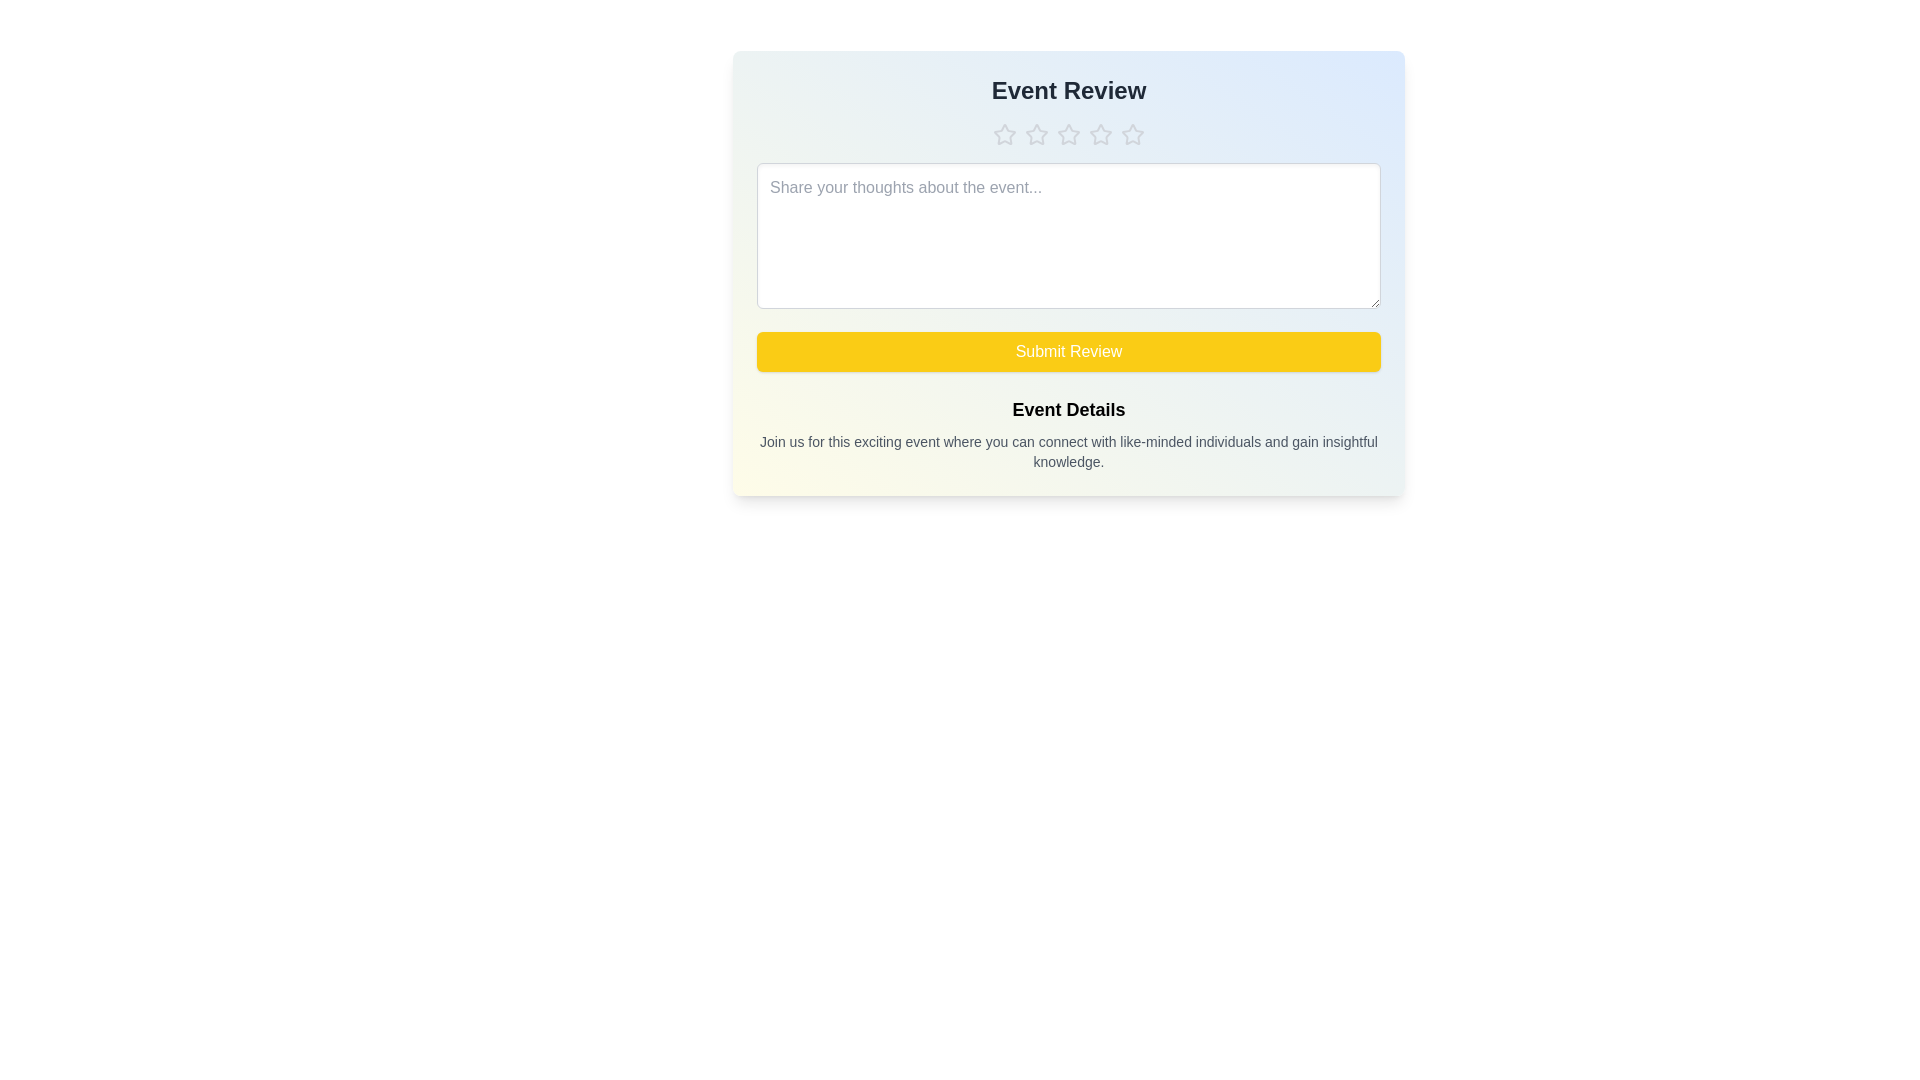  I want to click on the star corresponding to 1 to set the rating, so click(1004, 135).